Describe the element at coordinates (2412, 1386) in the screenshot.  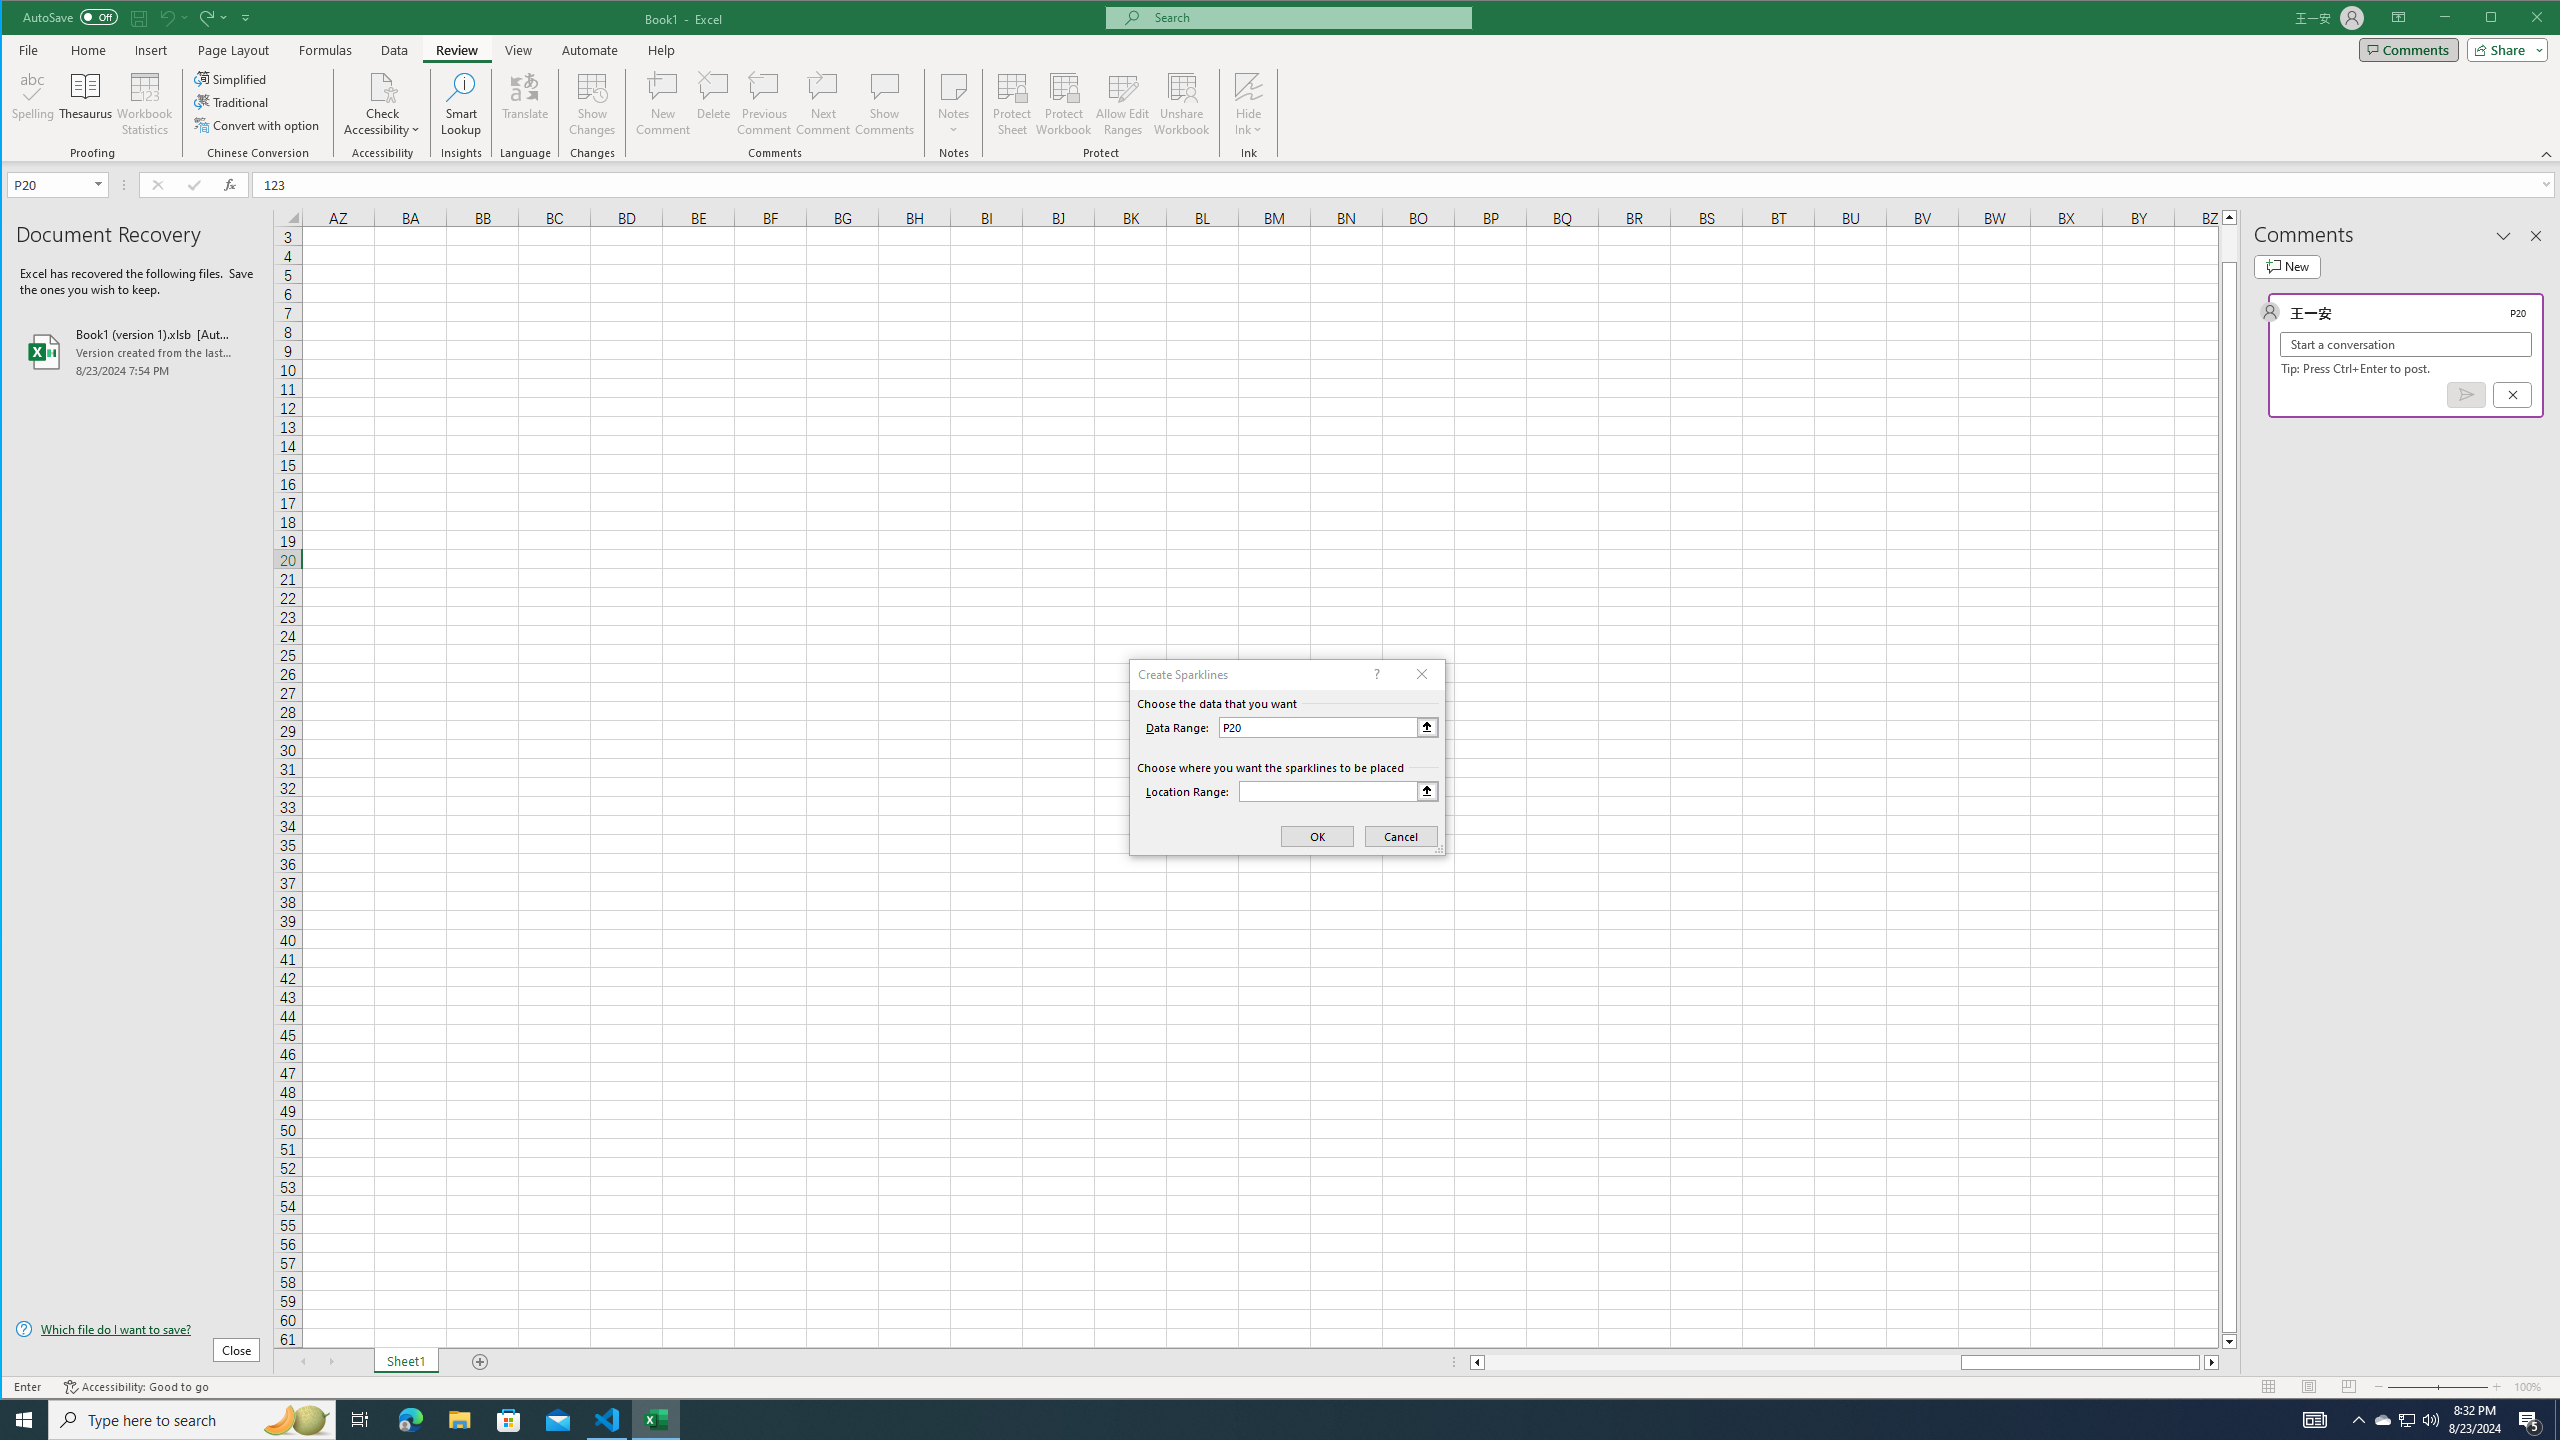
I see `'Zoom Out'` at that location.